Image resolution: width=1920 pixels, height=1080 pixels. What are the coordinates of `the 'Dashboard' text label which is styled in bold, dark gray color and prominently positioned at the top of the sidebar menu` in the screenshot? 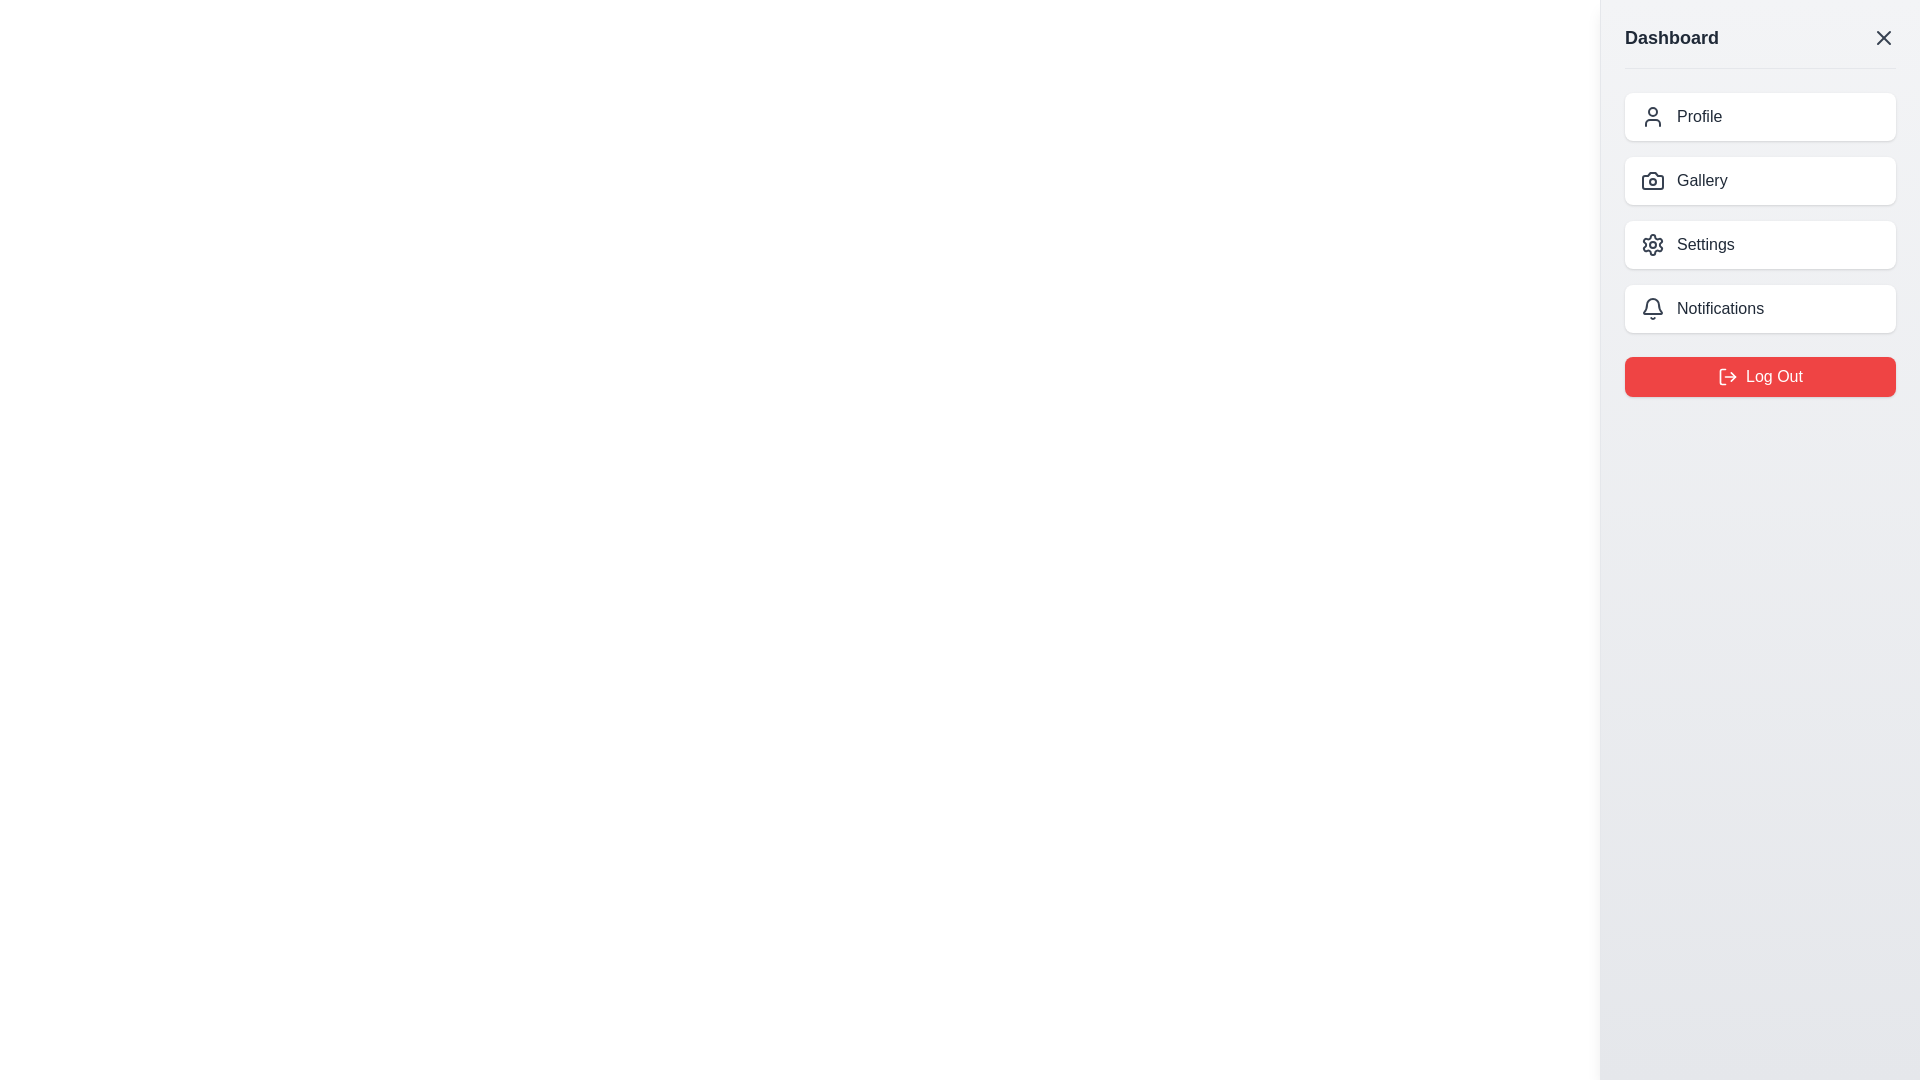 It's located at (1671, 38).